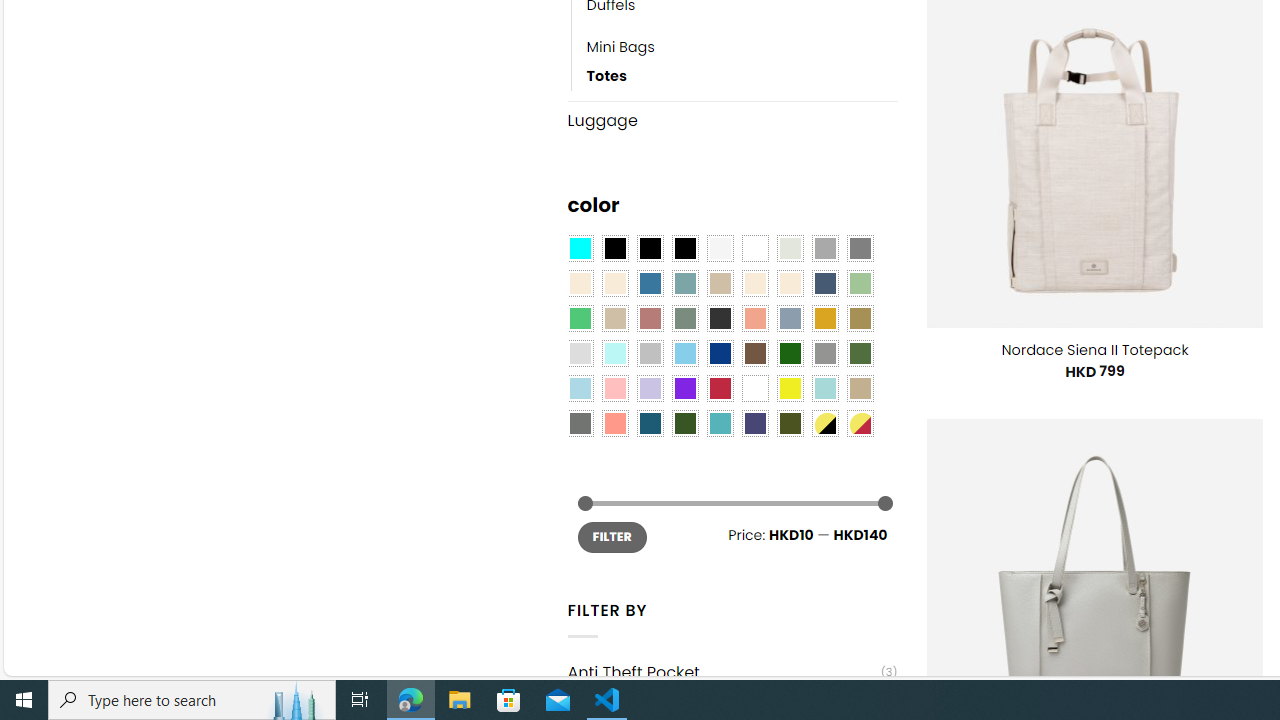 The width and height of the screenshot is (1280, 720). Describe the element at coordinates (860, 388) in the screenshot. I see `'Khaki'` at that location.